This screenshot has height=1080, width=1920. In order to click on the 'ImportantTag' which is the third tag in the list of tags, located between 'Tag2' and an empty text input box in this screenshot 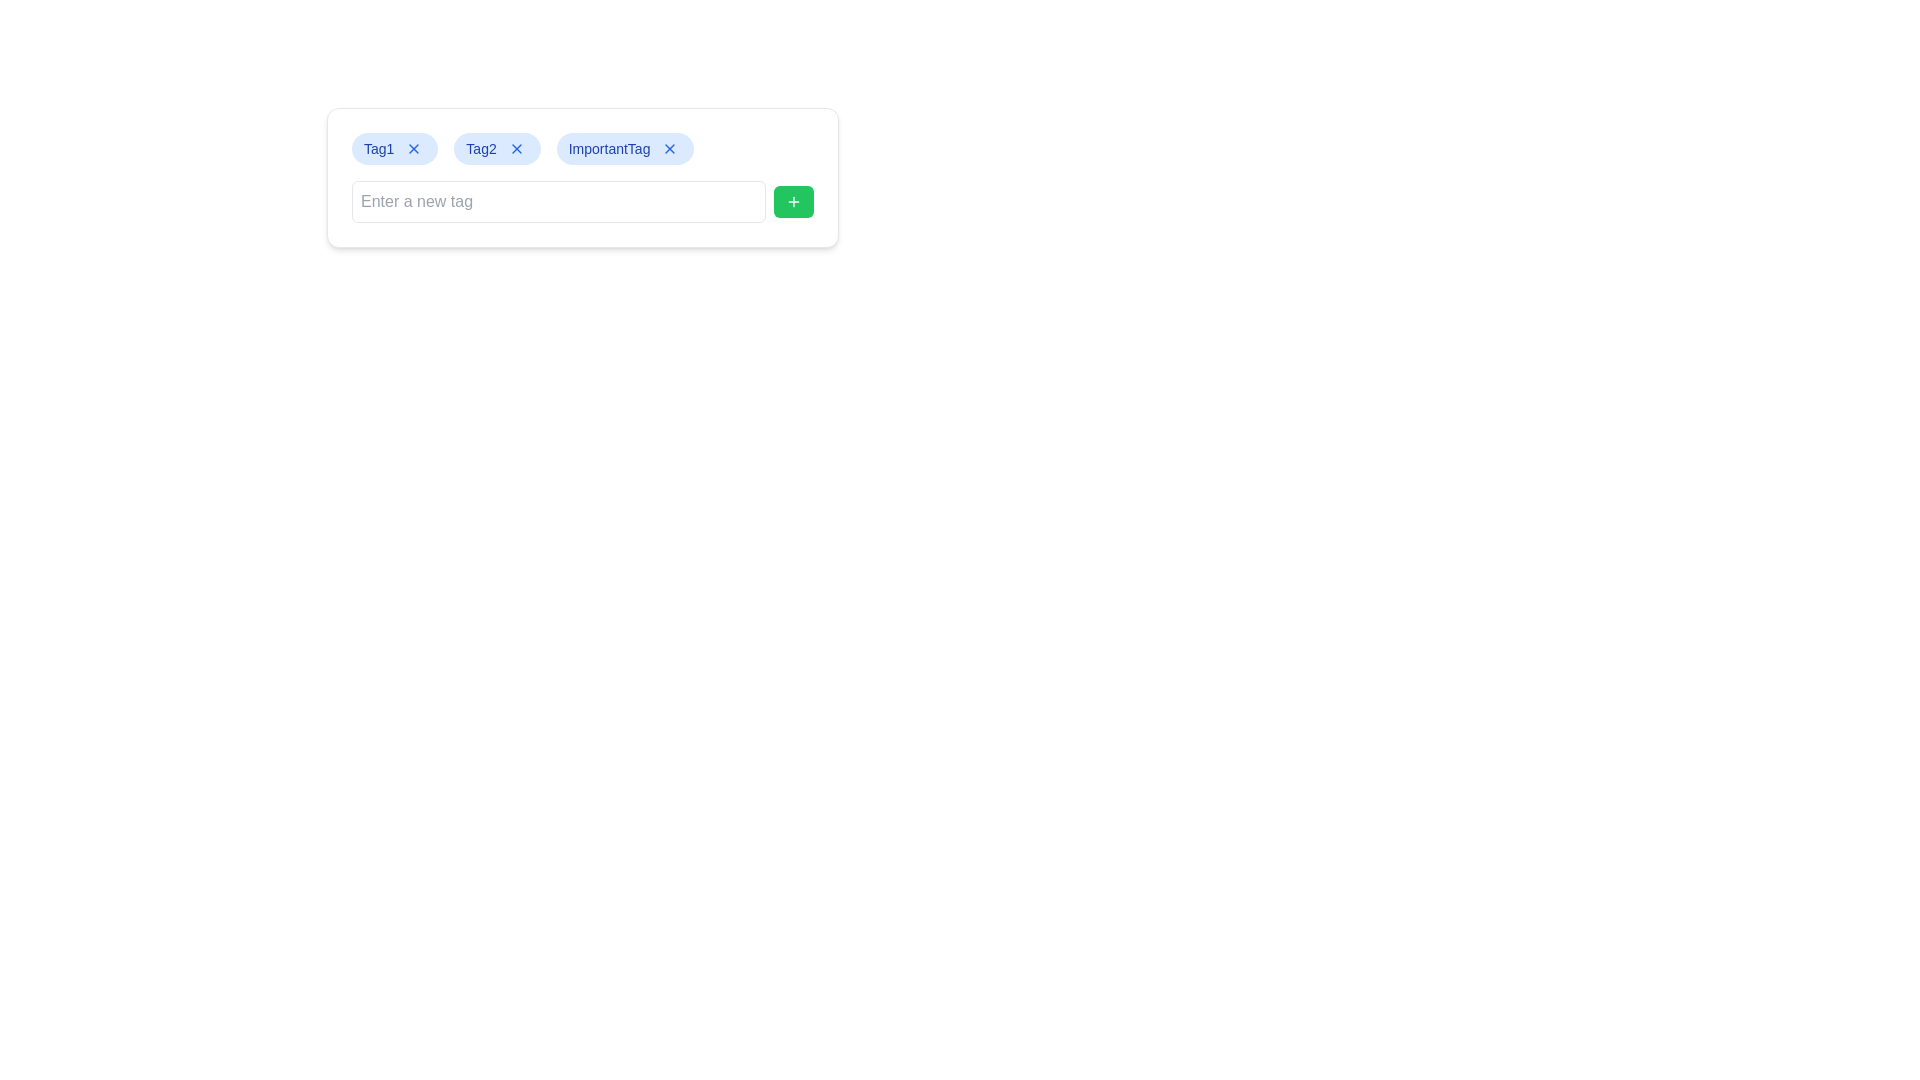, I will do `click(624, 148)`.